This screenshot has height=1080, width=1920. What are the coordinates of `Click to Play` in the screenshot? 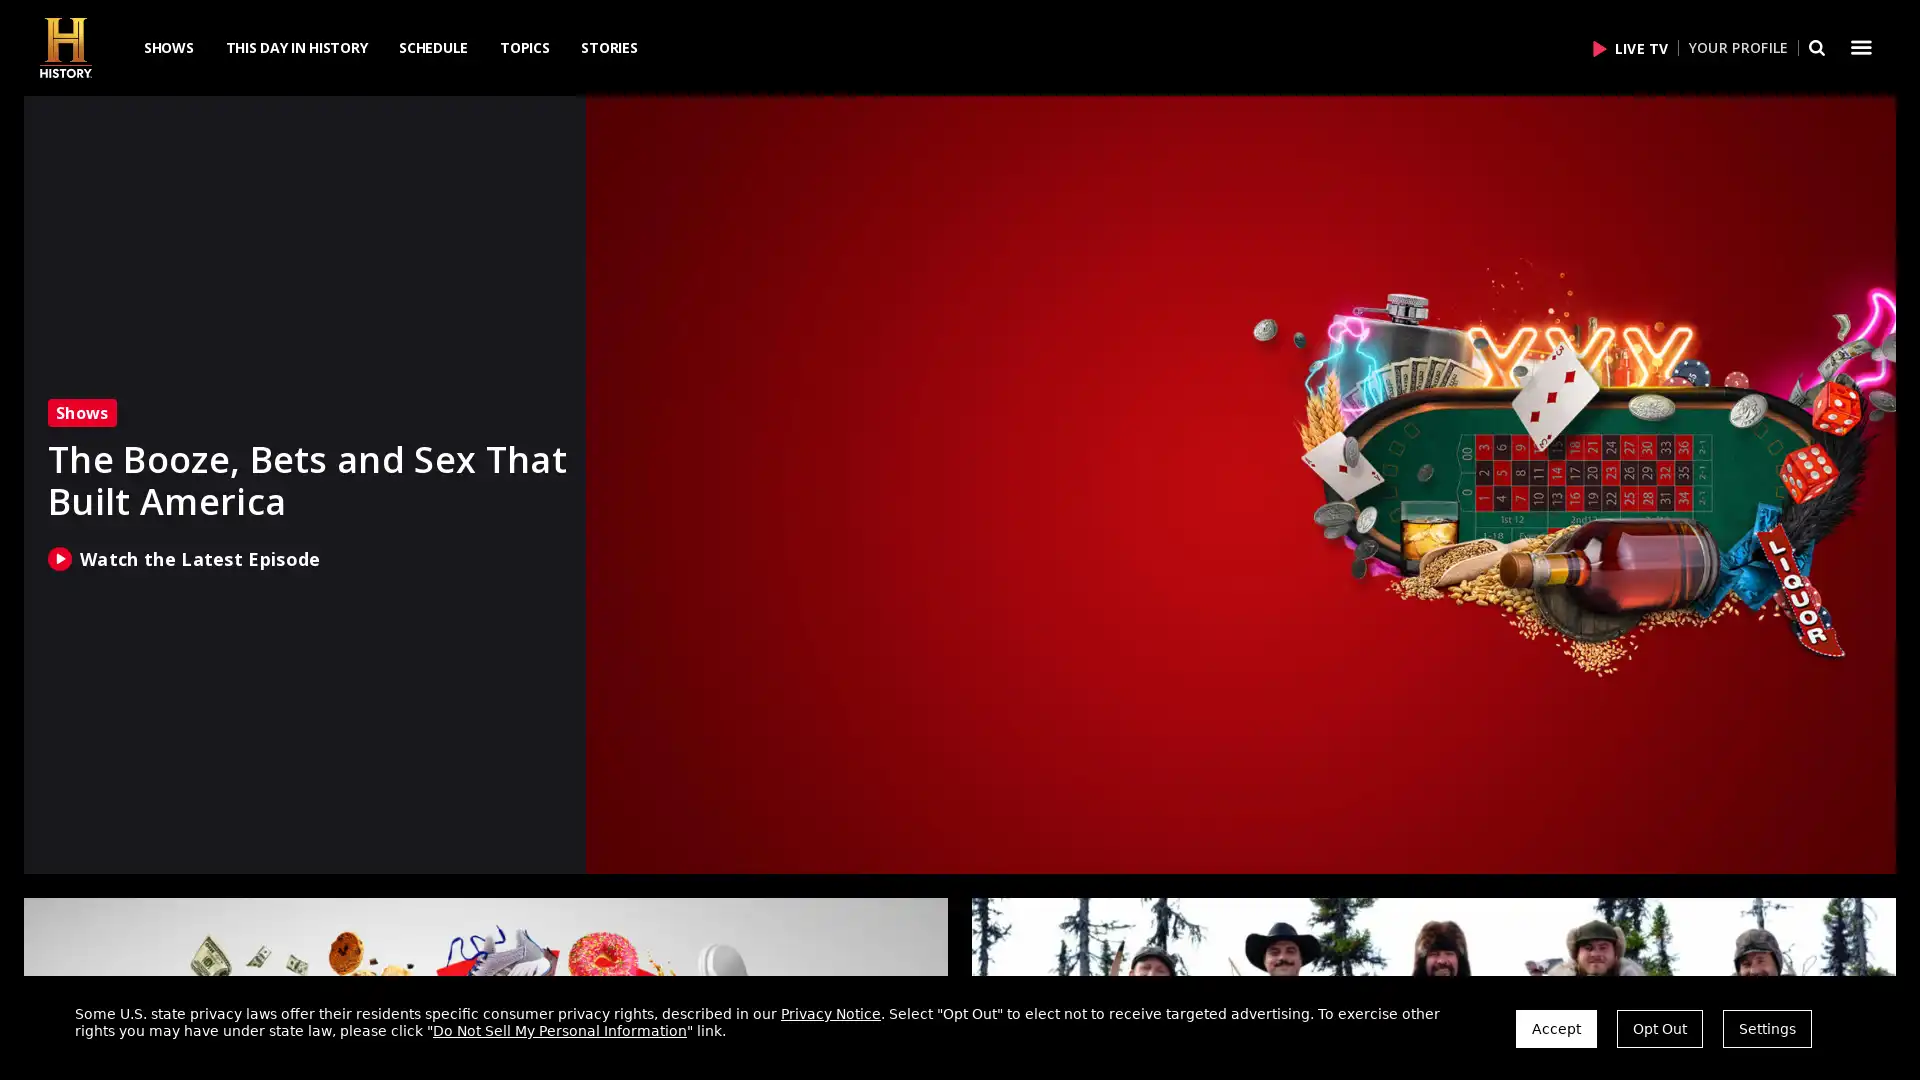 It's located at (1603, 46).